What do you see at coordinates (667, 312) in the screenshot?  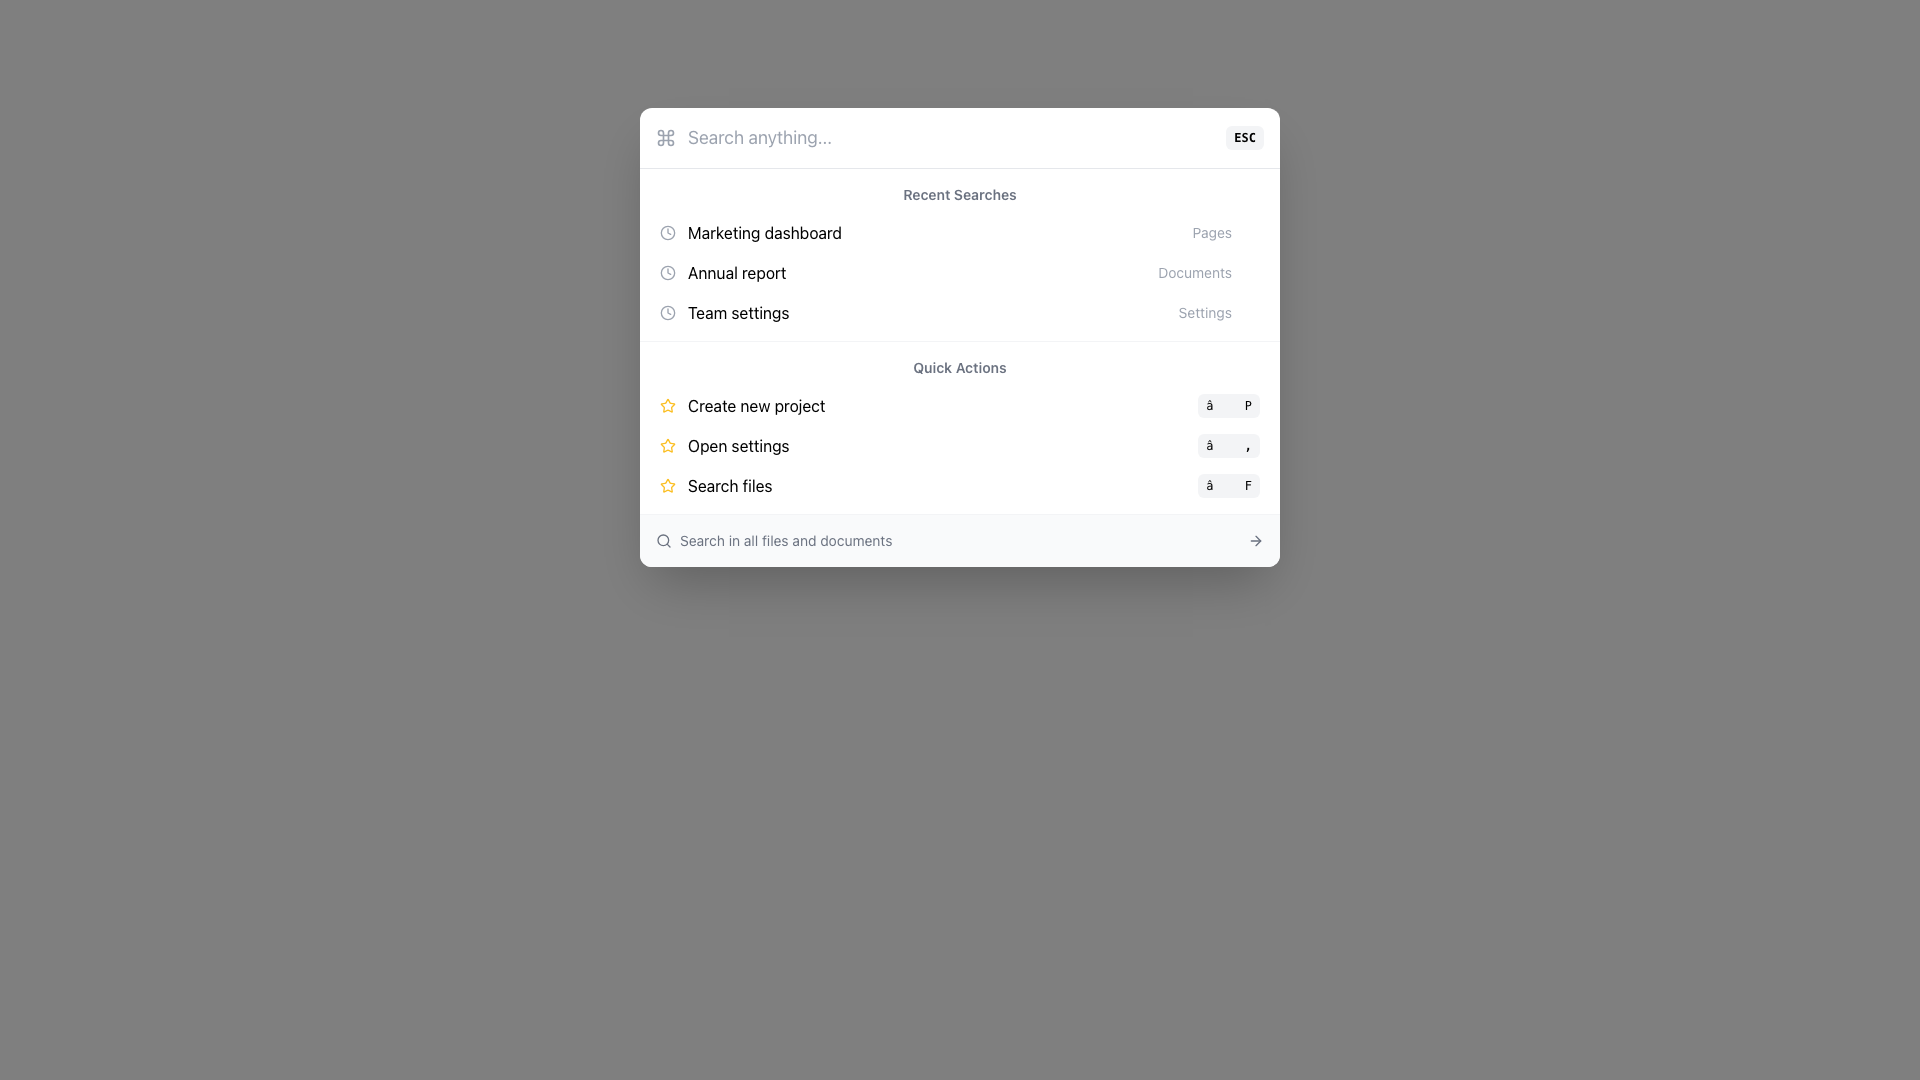 I see `the outermost circular outline of the clock-like icon within the SVG graphic, located to the left of the 'Team settings' text in the 'Recent Searches' section` at bounding box center [667, 312].